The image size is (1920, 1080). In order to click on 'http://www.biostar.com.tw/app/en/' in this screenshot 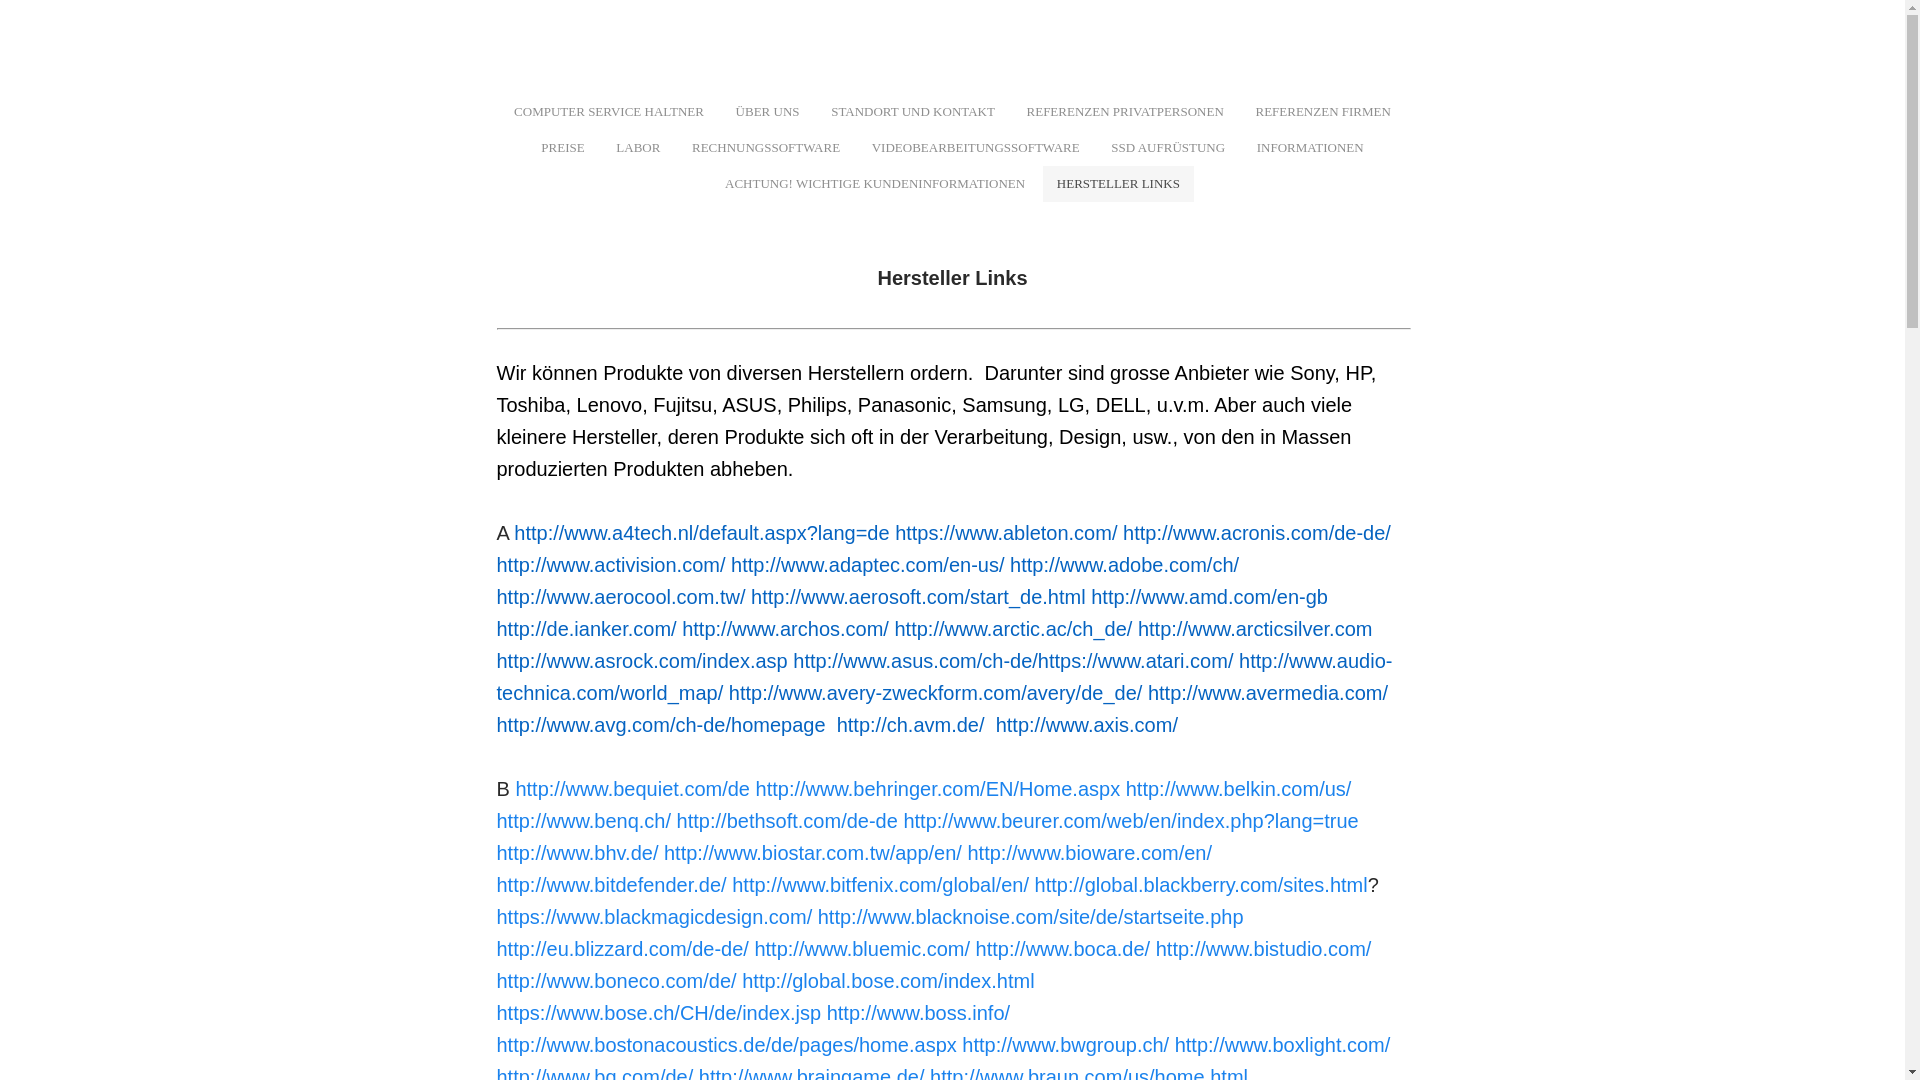, I will do `click(812, 852)`.